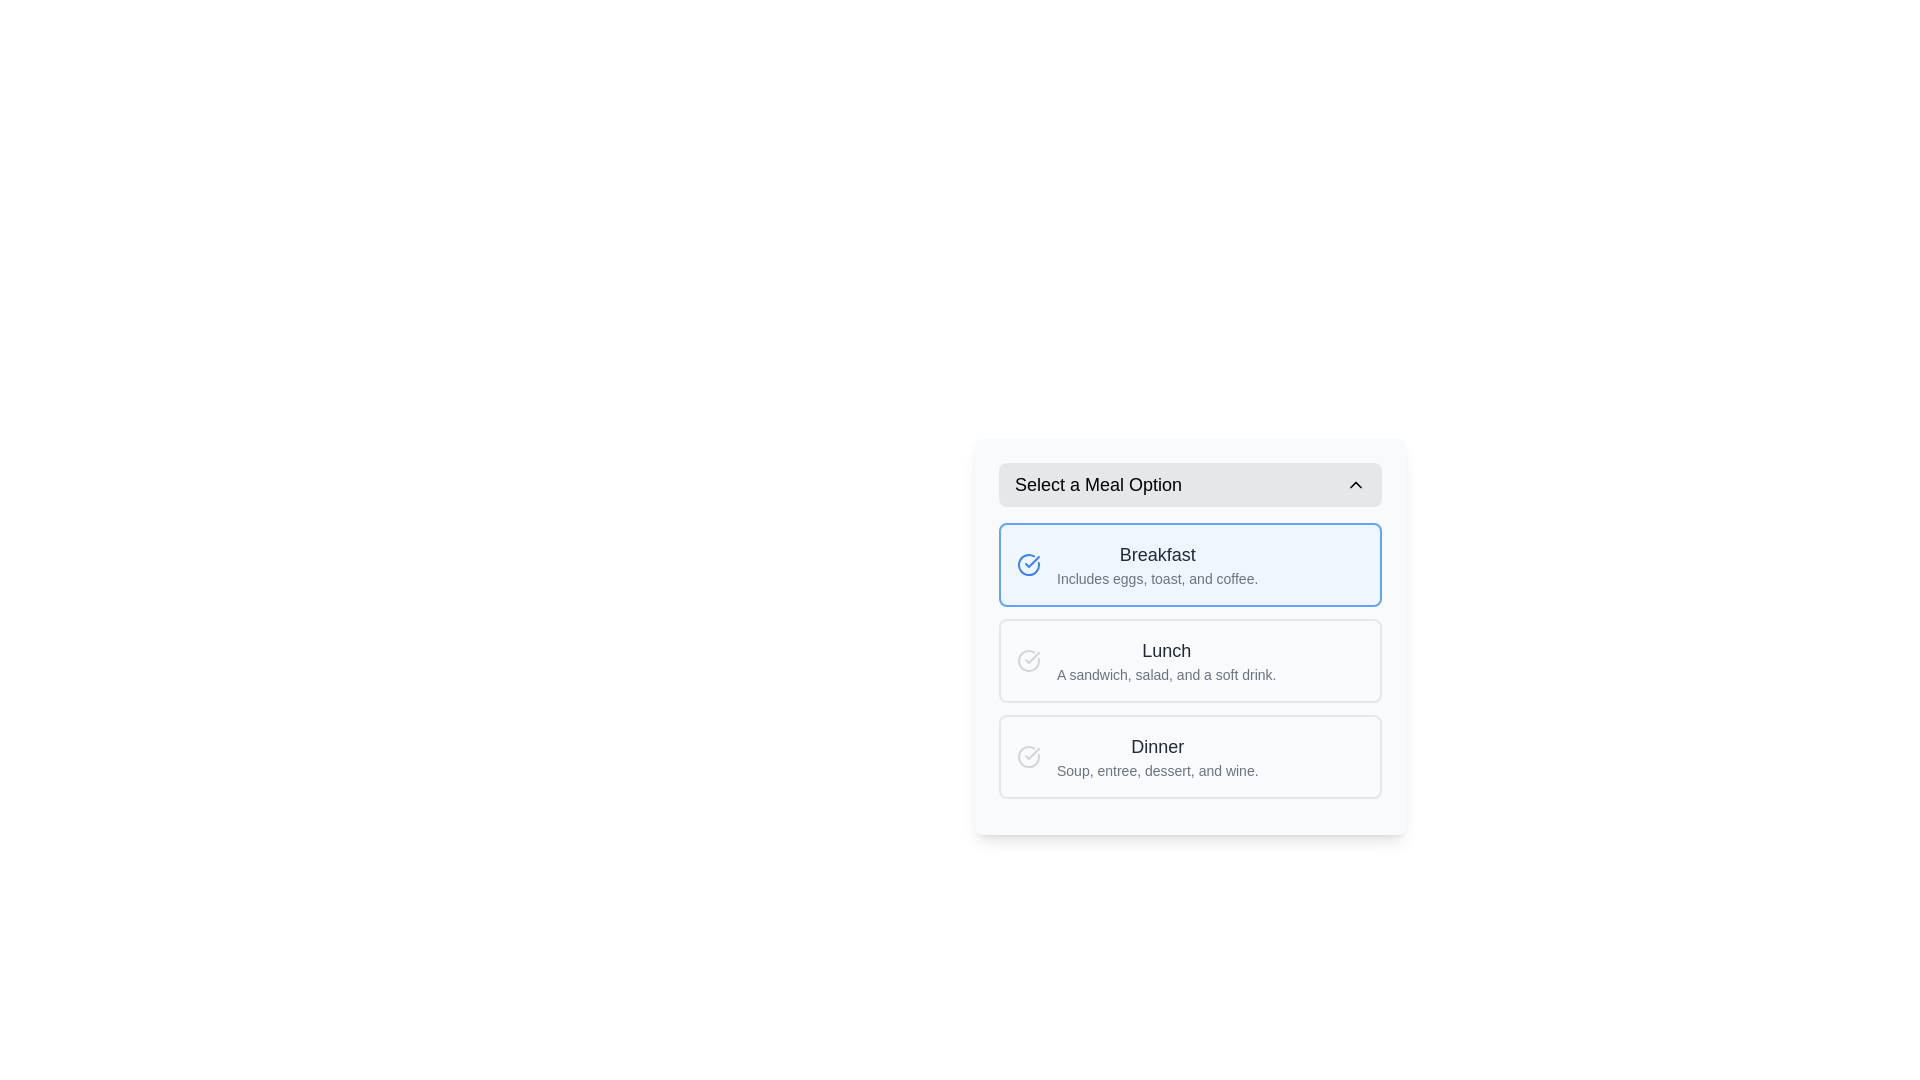  What do you see at coordinates (1190, 756) in the screenshot?
I see `the 'Dinner' selectable option with a checkmark icon, which is the third option in a vertical list of three items` at bounding box center [1190, 756].